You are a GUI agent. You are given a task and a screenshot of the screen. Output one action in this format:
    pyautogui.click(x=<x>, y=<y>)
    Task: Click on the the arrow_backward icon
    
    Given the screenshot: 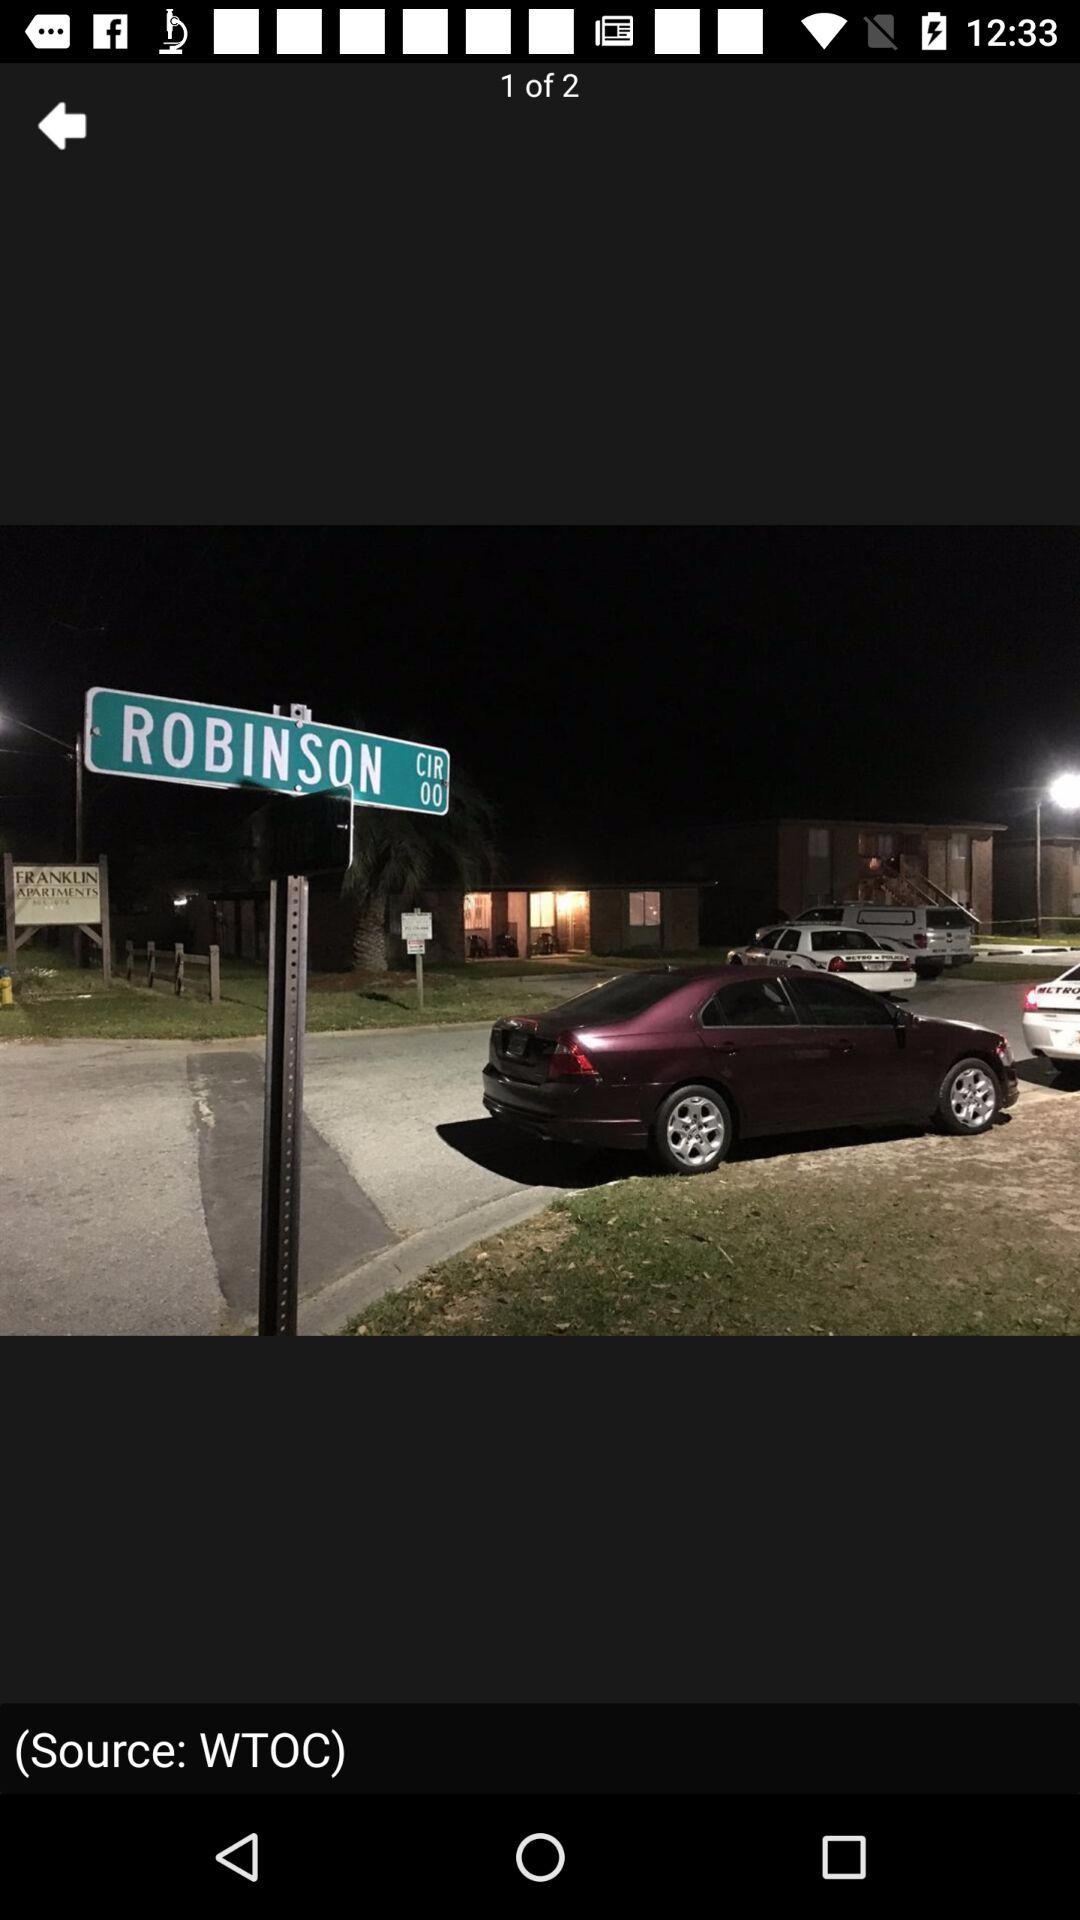 What is the action you would take?
    pyautogui.click(x=61, y=124)
    